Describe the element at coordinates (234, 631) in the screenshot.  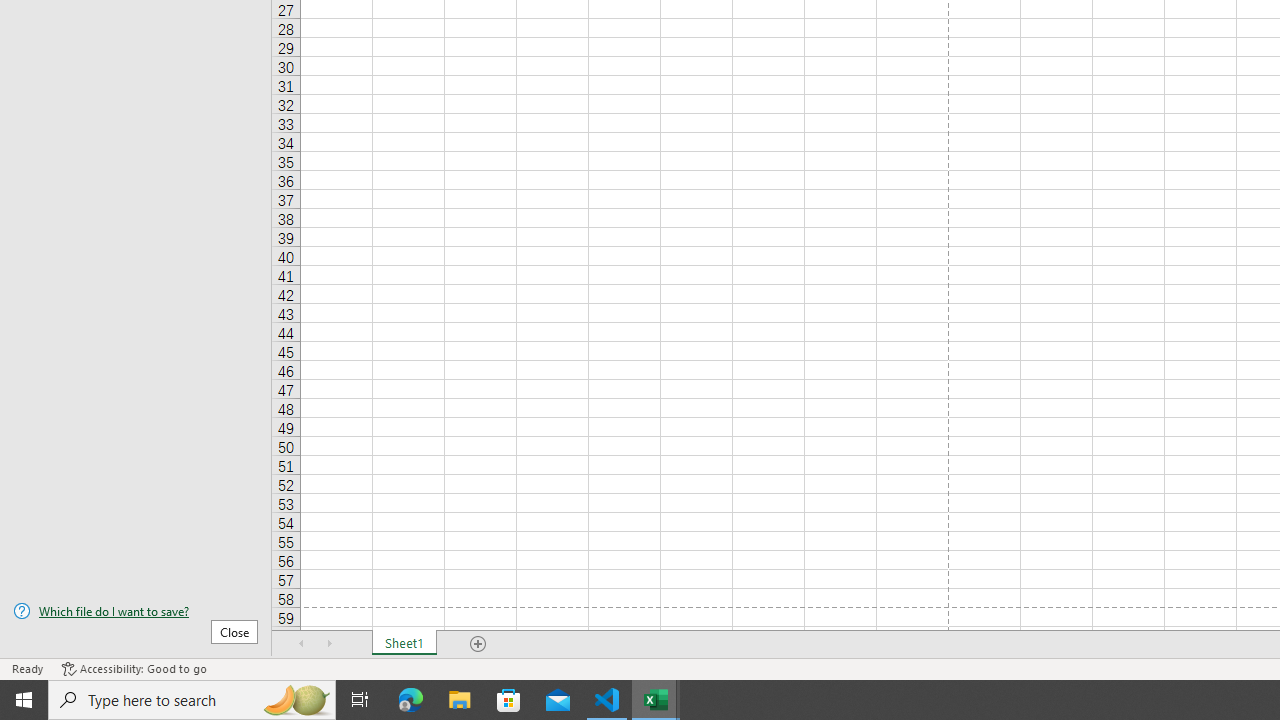
I see `'Close'` at that location.